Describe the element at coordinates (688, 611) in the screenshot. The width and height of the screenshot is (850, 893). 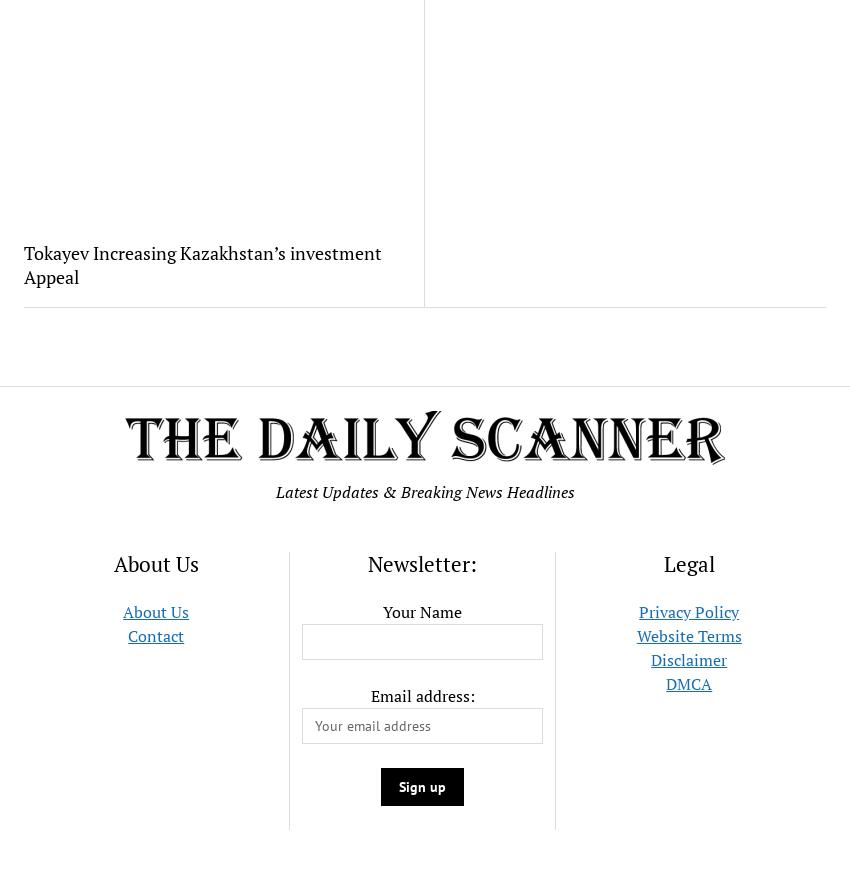
I see `'Privacy Policy'` at that location.